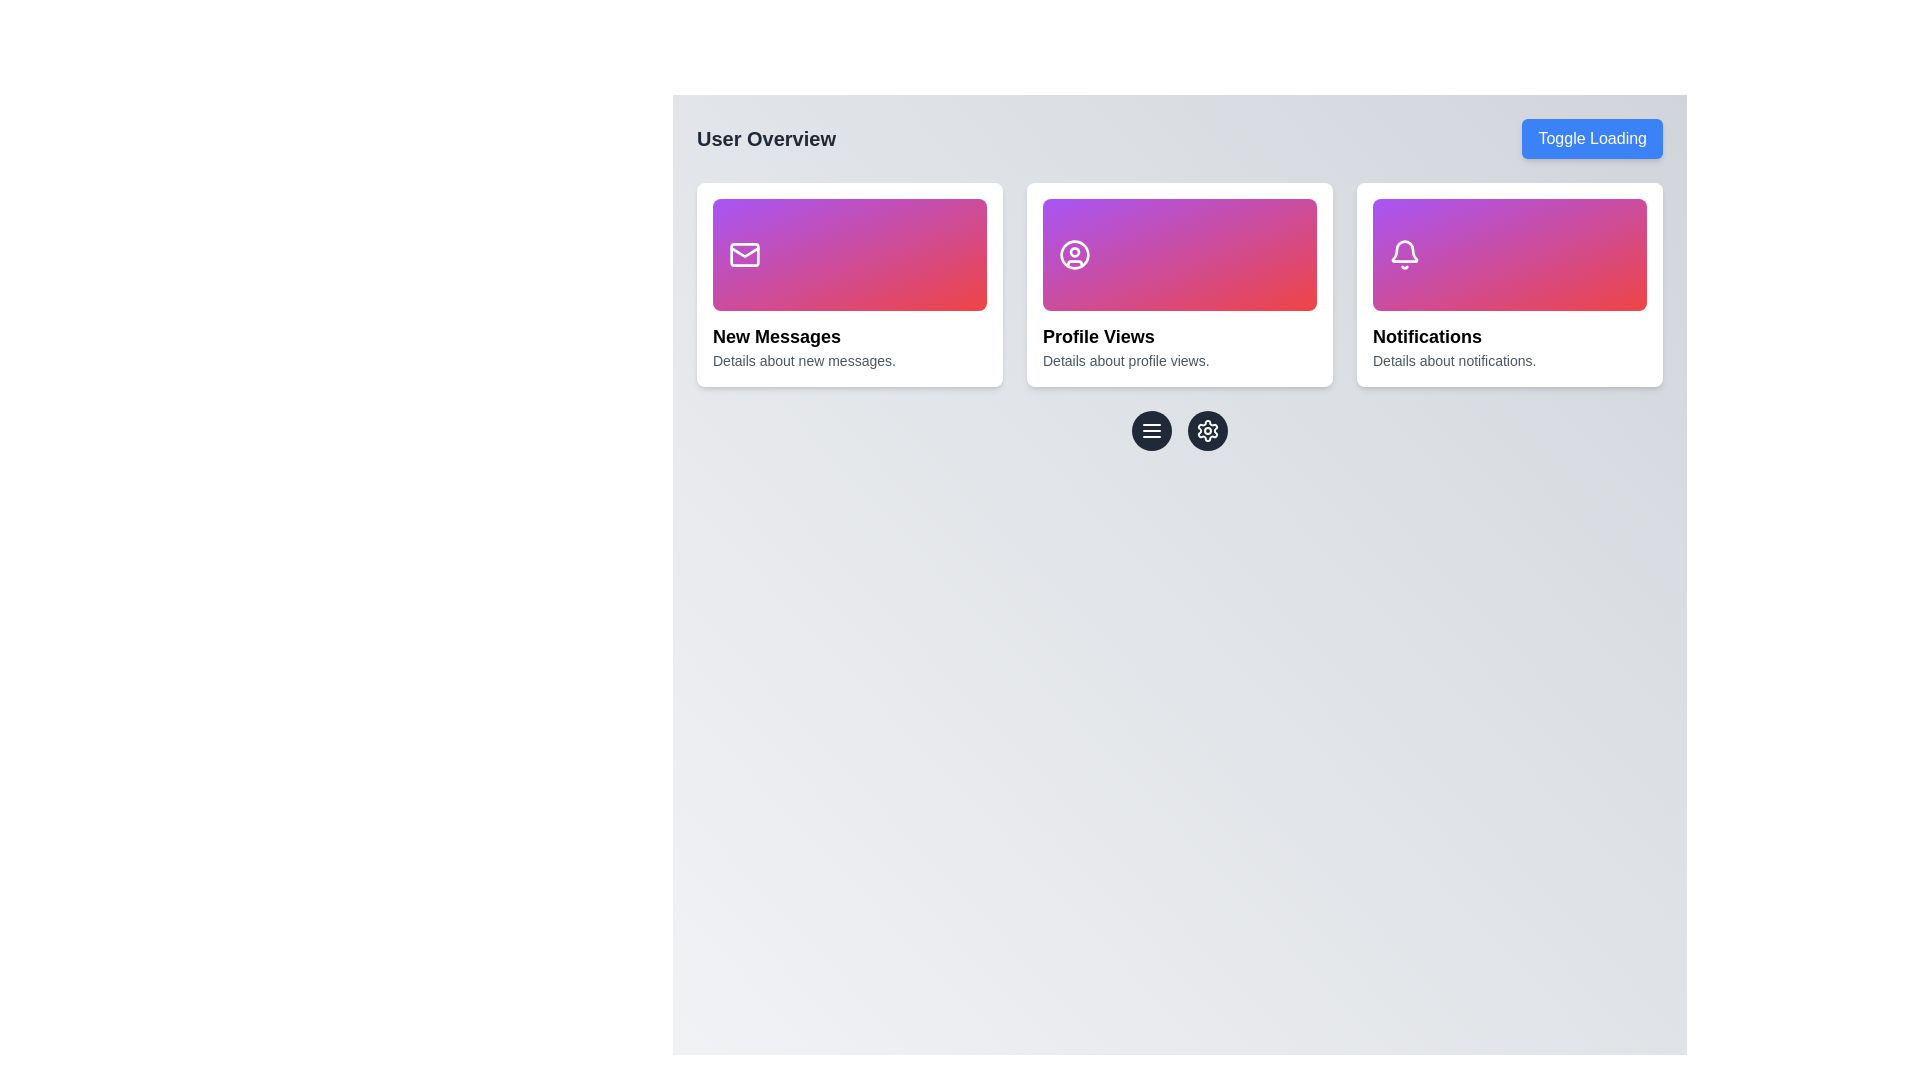 Image resolution: width=1920 pixels, height=1080 pixels. I want to click on the descriptive label for the 'Notifications' section, which is positioned beneath the 'Notifications' heading and to the right of other notification sections, so click(1454, 361).